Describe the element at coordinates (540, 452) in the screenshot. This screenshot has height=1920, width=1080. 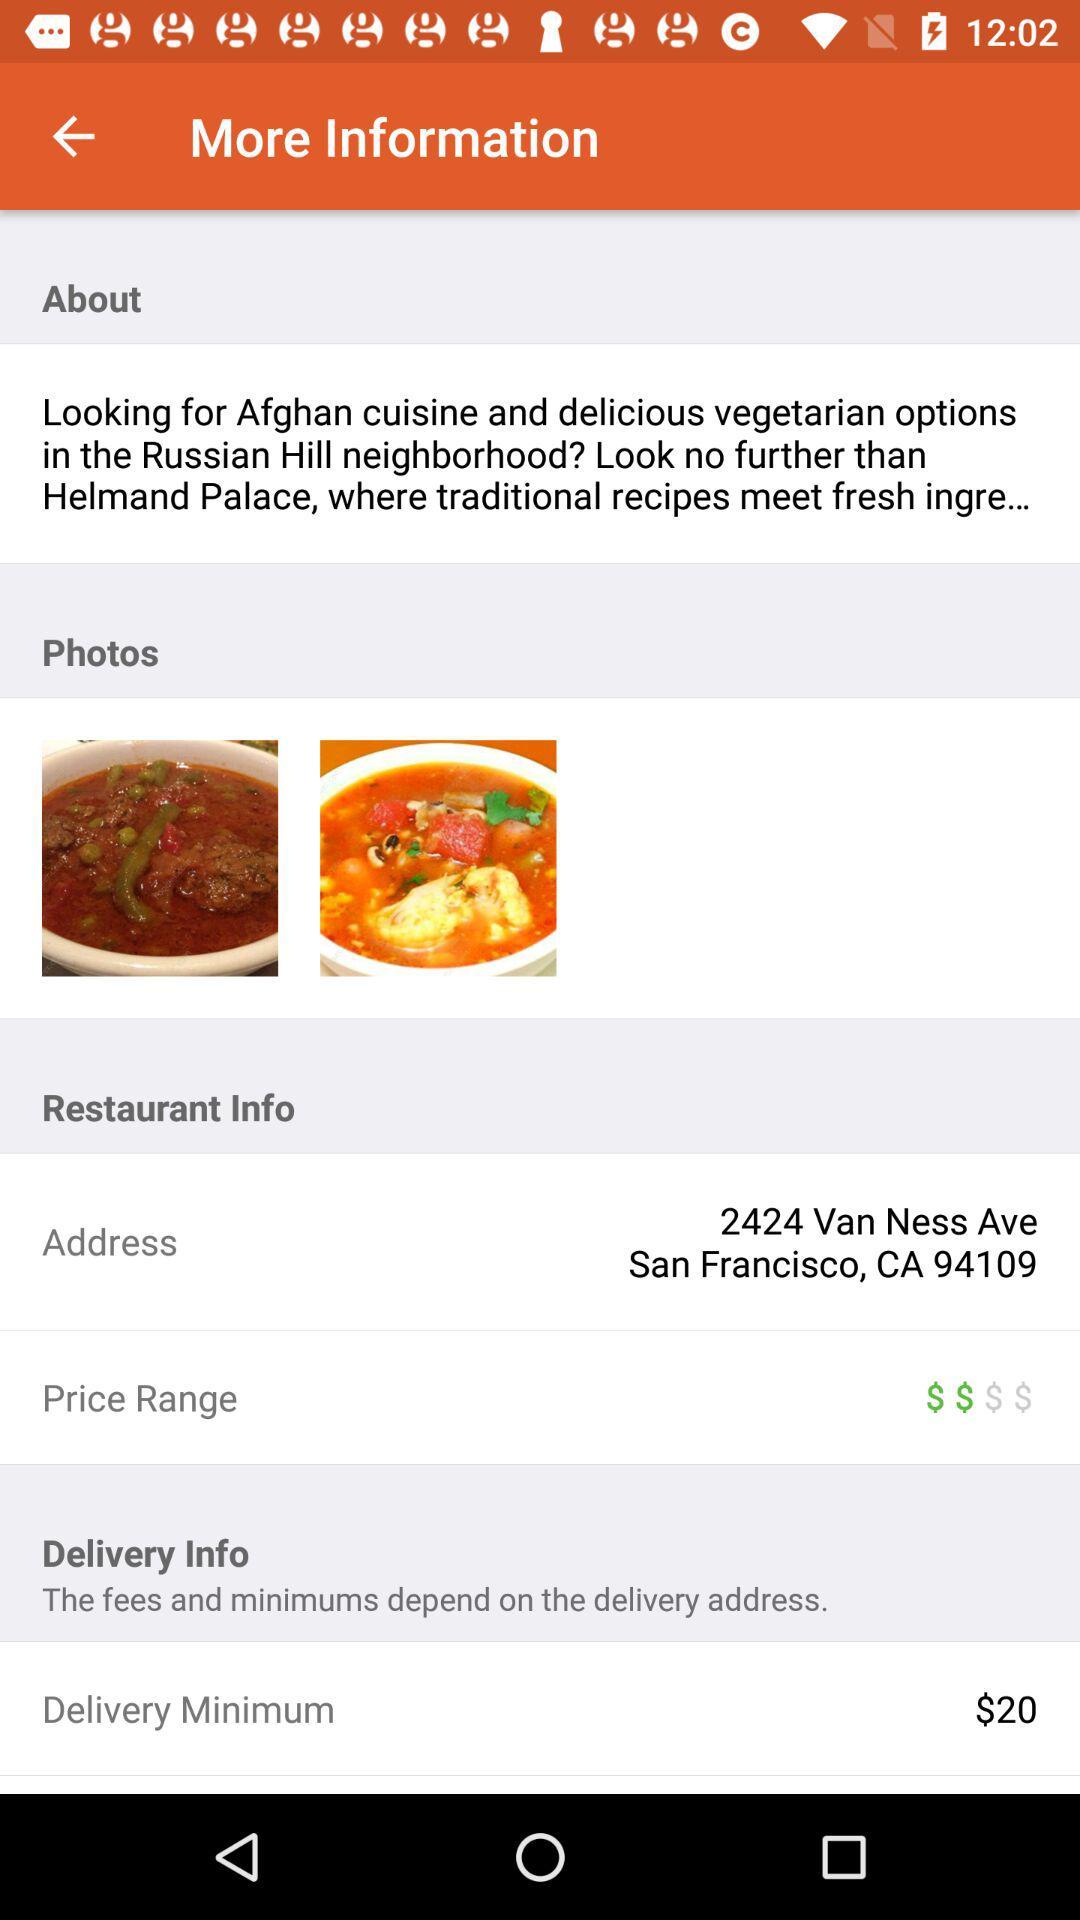
I see `icon above photos icon` at that location.